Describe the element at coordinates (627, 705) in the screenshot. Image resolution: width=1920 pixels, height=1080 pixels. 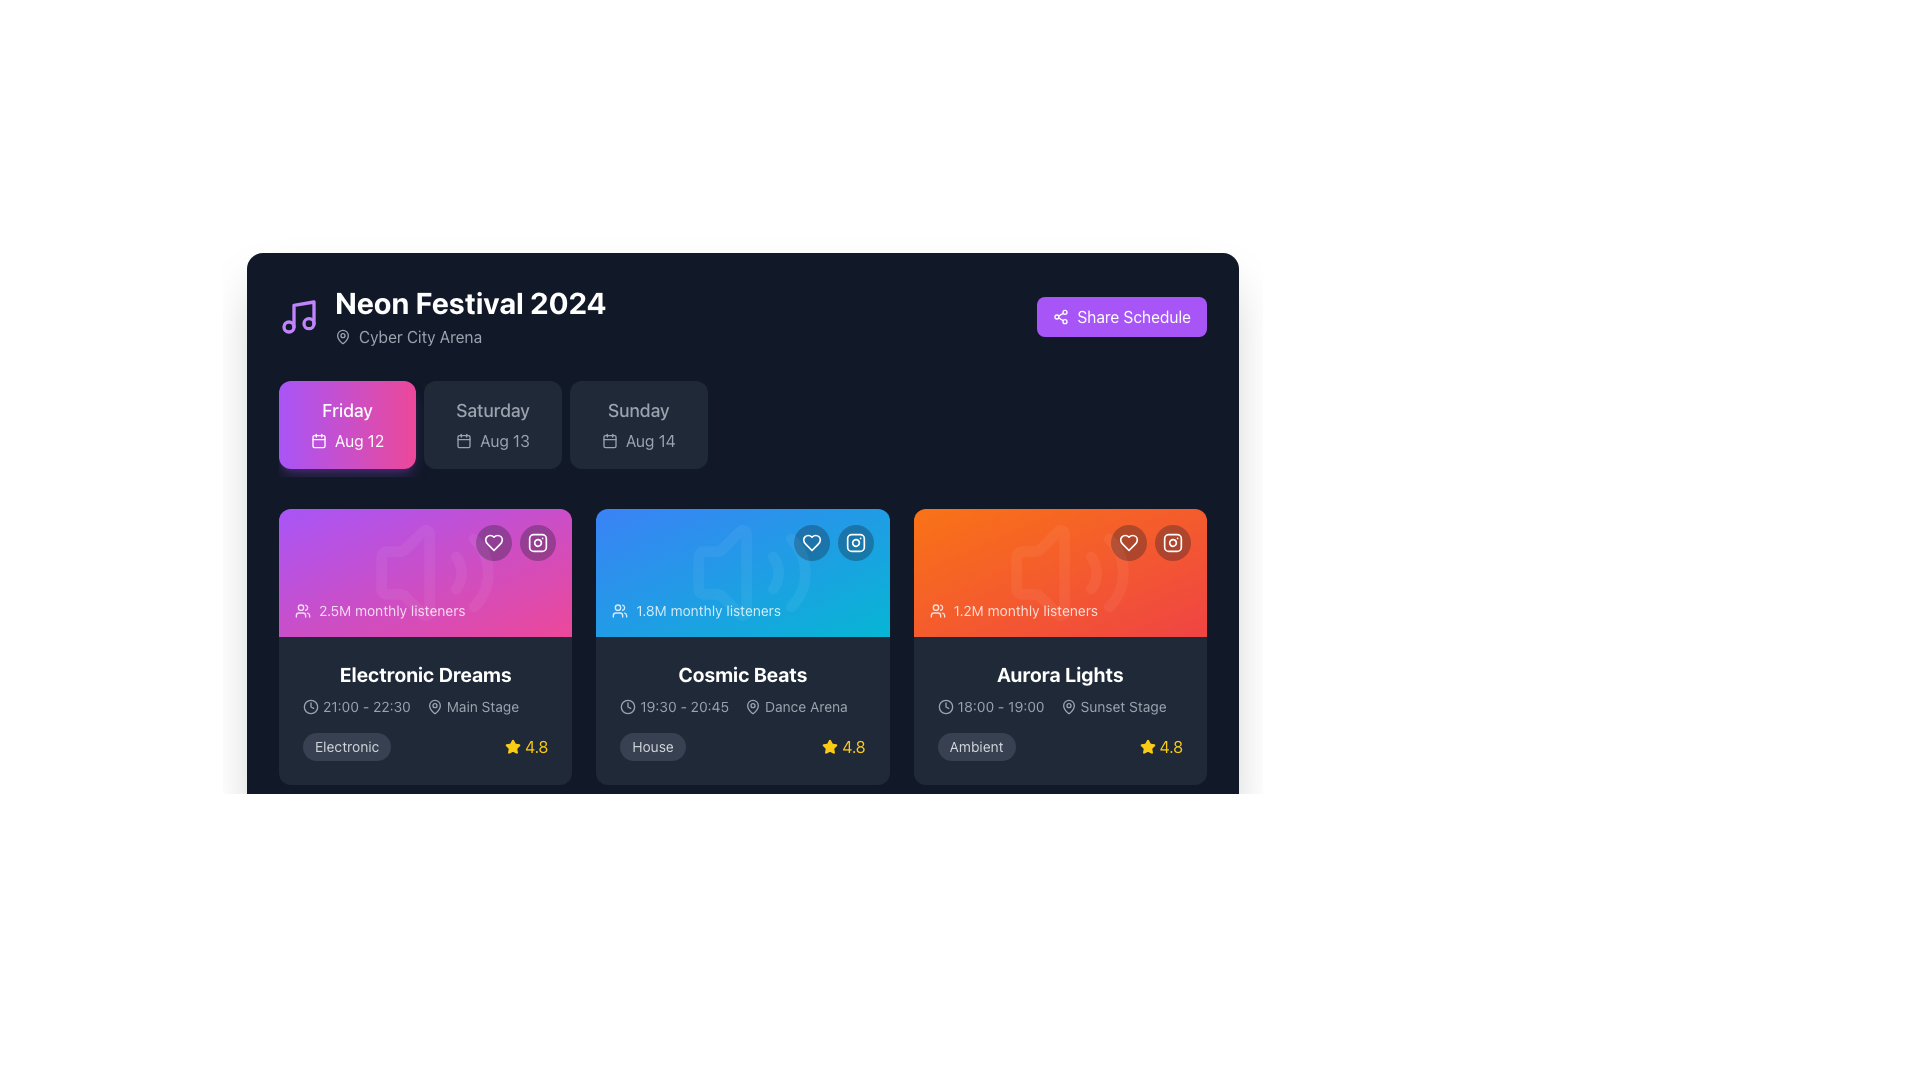
I see `properties of the circular SVG icon that is part of the clock icon located at the top-left area of the 'Cosmic Beats' card` at that location.